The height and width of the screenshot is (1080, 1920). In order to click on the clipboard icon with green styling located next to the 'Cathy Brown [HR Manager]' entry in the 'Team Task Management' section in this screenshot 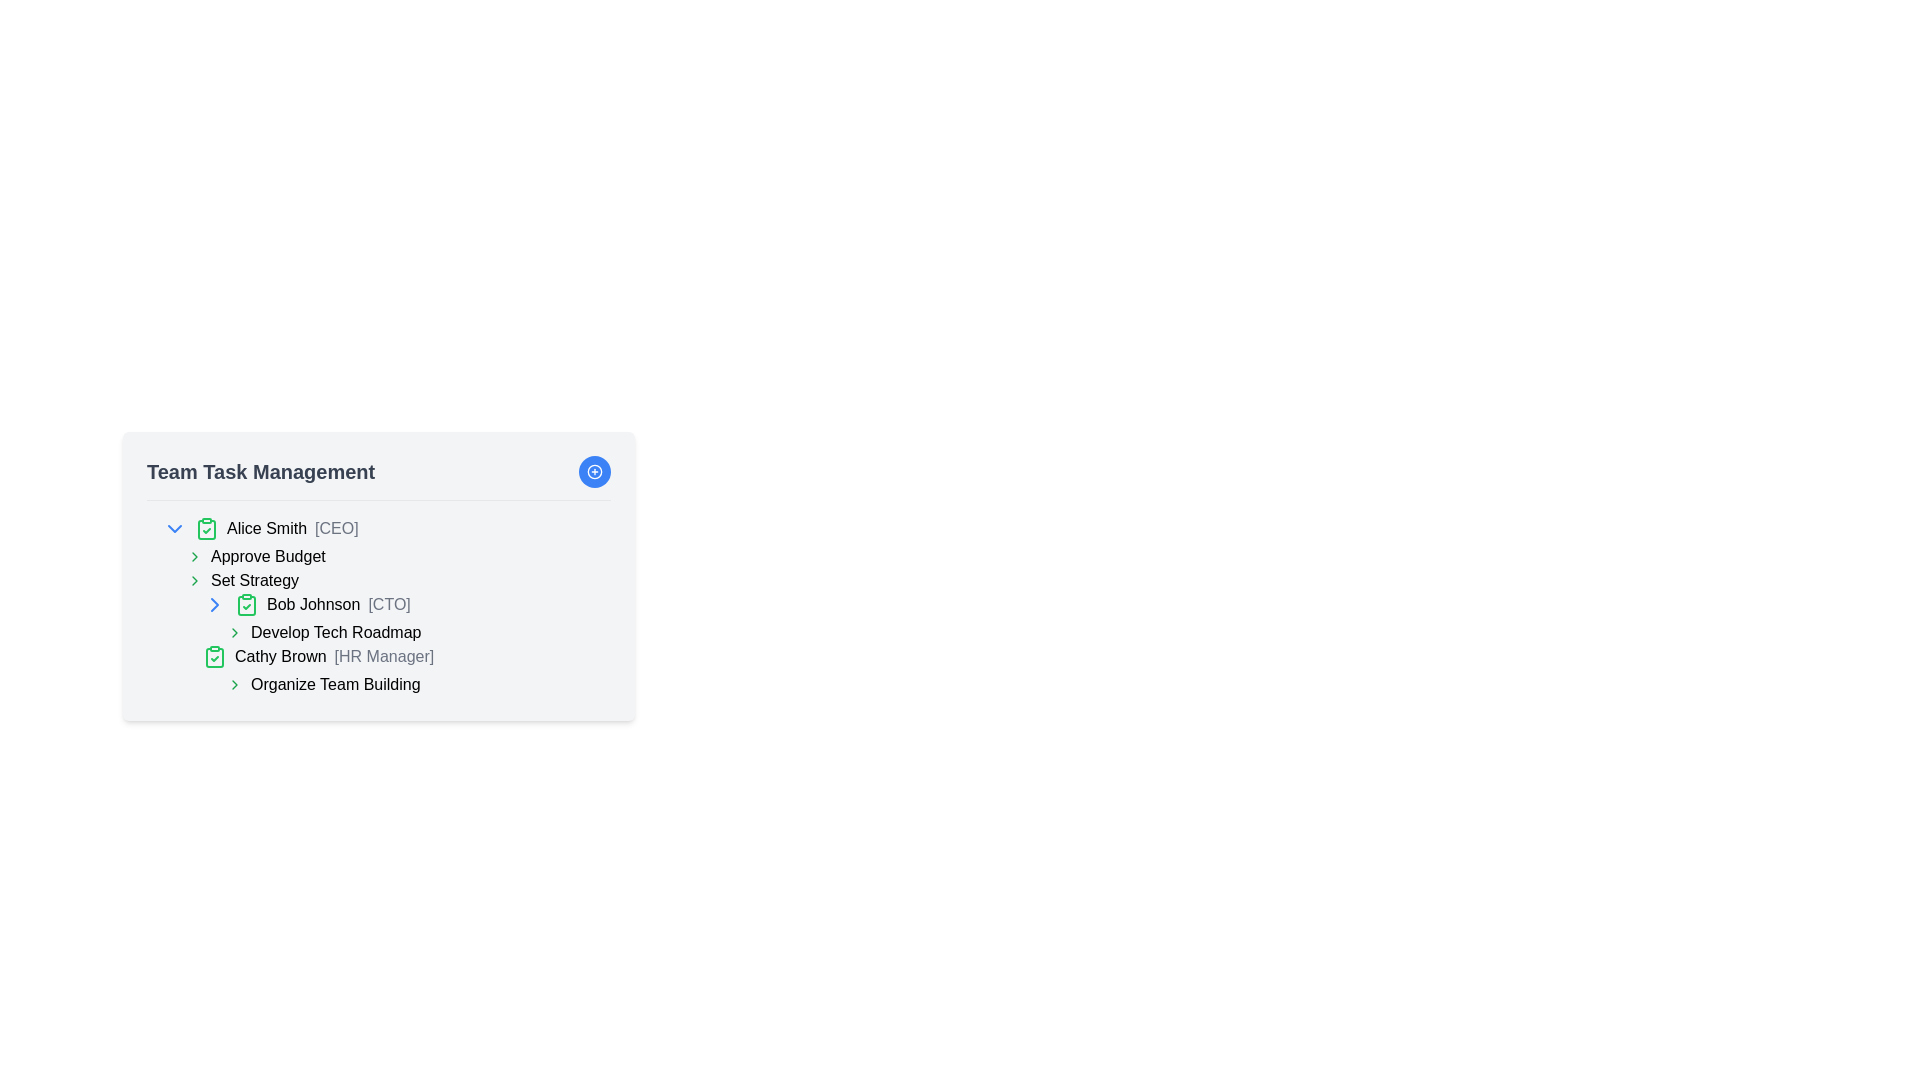, I will do `click(215, 658)`.